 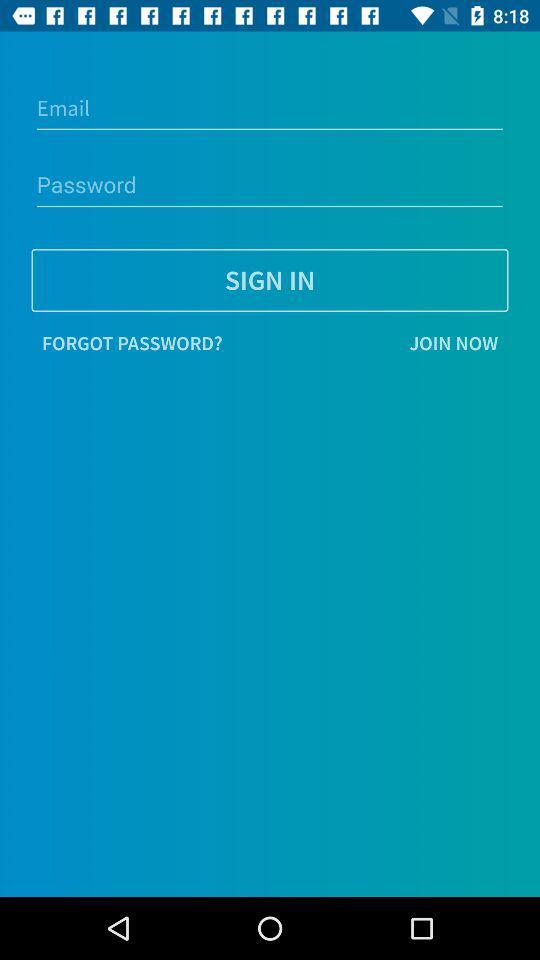 I want to click on the item below the sign in, so click(x=369, y=343).